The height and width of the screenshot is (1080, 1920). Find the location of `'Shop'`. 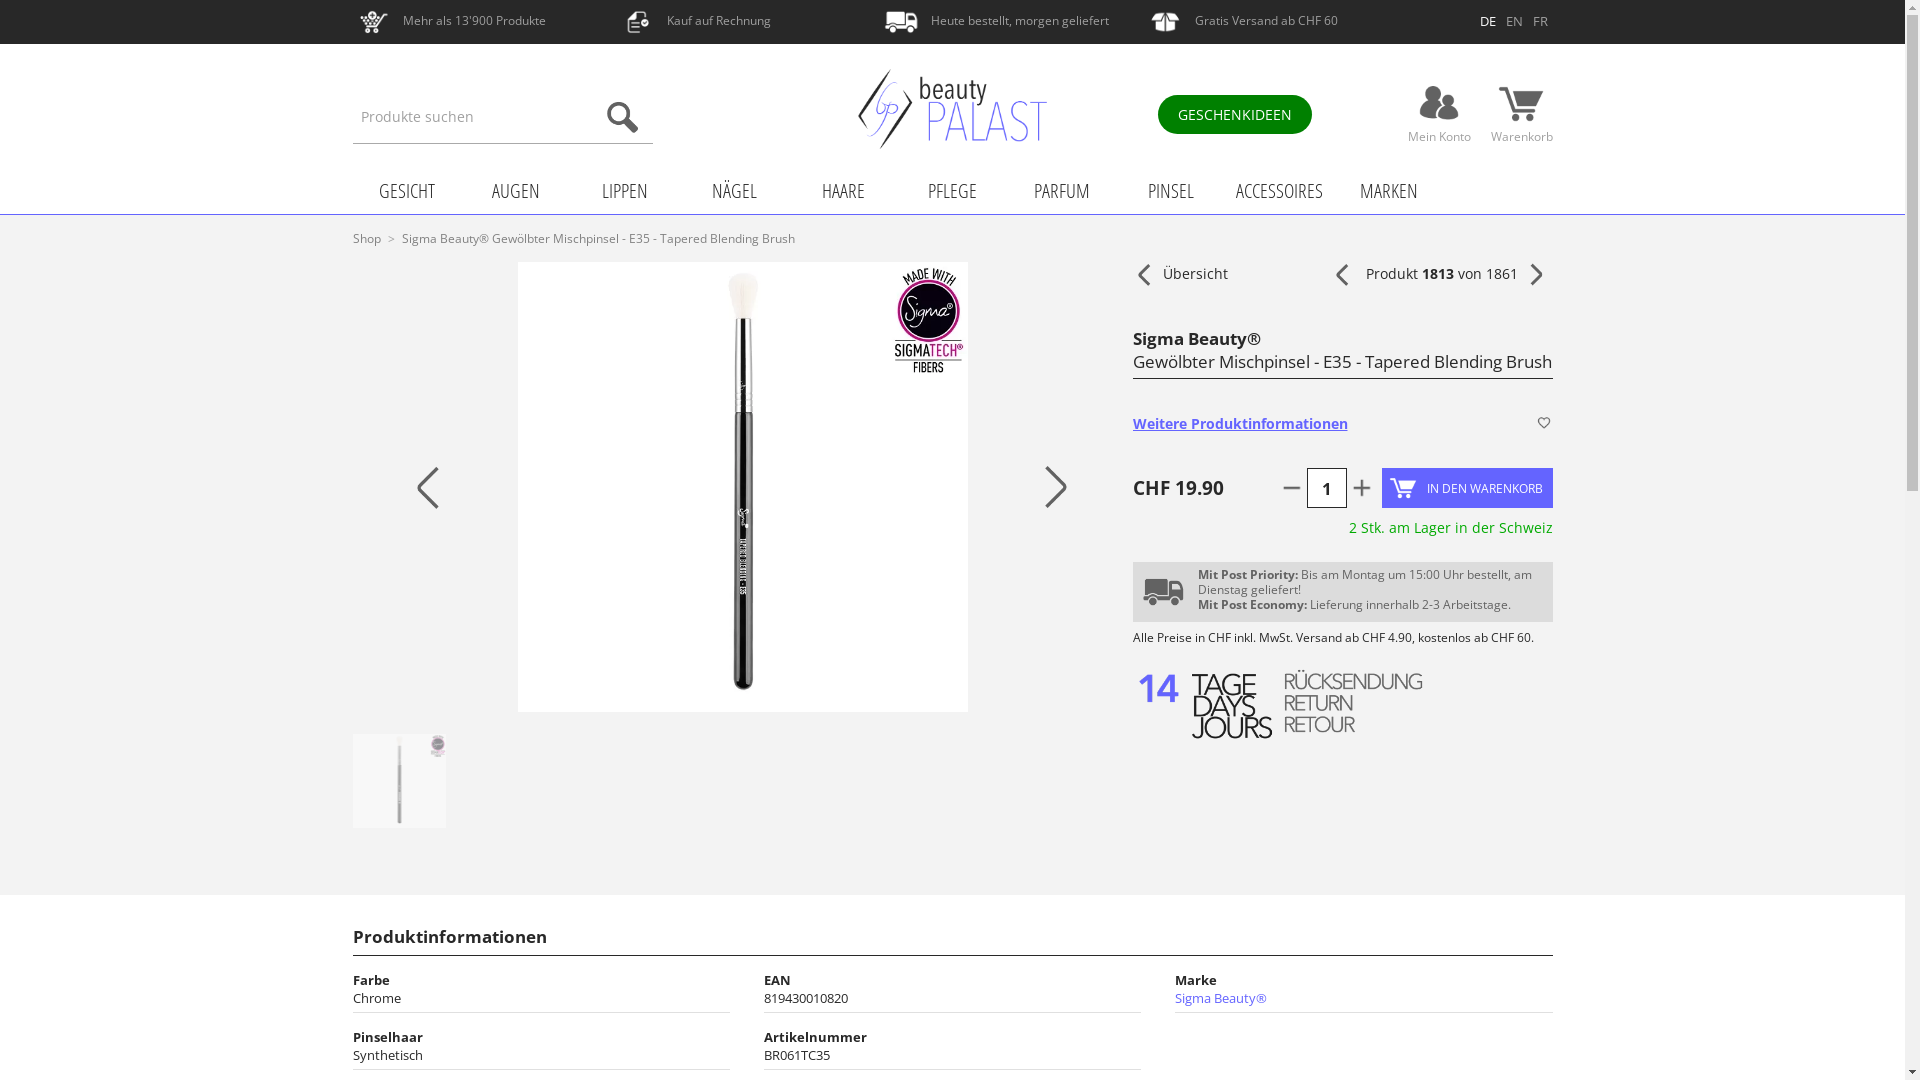

'Shop' is located at coordinates (368, 237).